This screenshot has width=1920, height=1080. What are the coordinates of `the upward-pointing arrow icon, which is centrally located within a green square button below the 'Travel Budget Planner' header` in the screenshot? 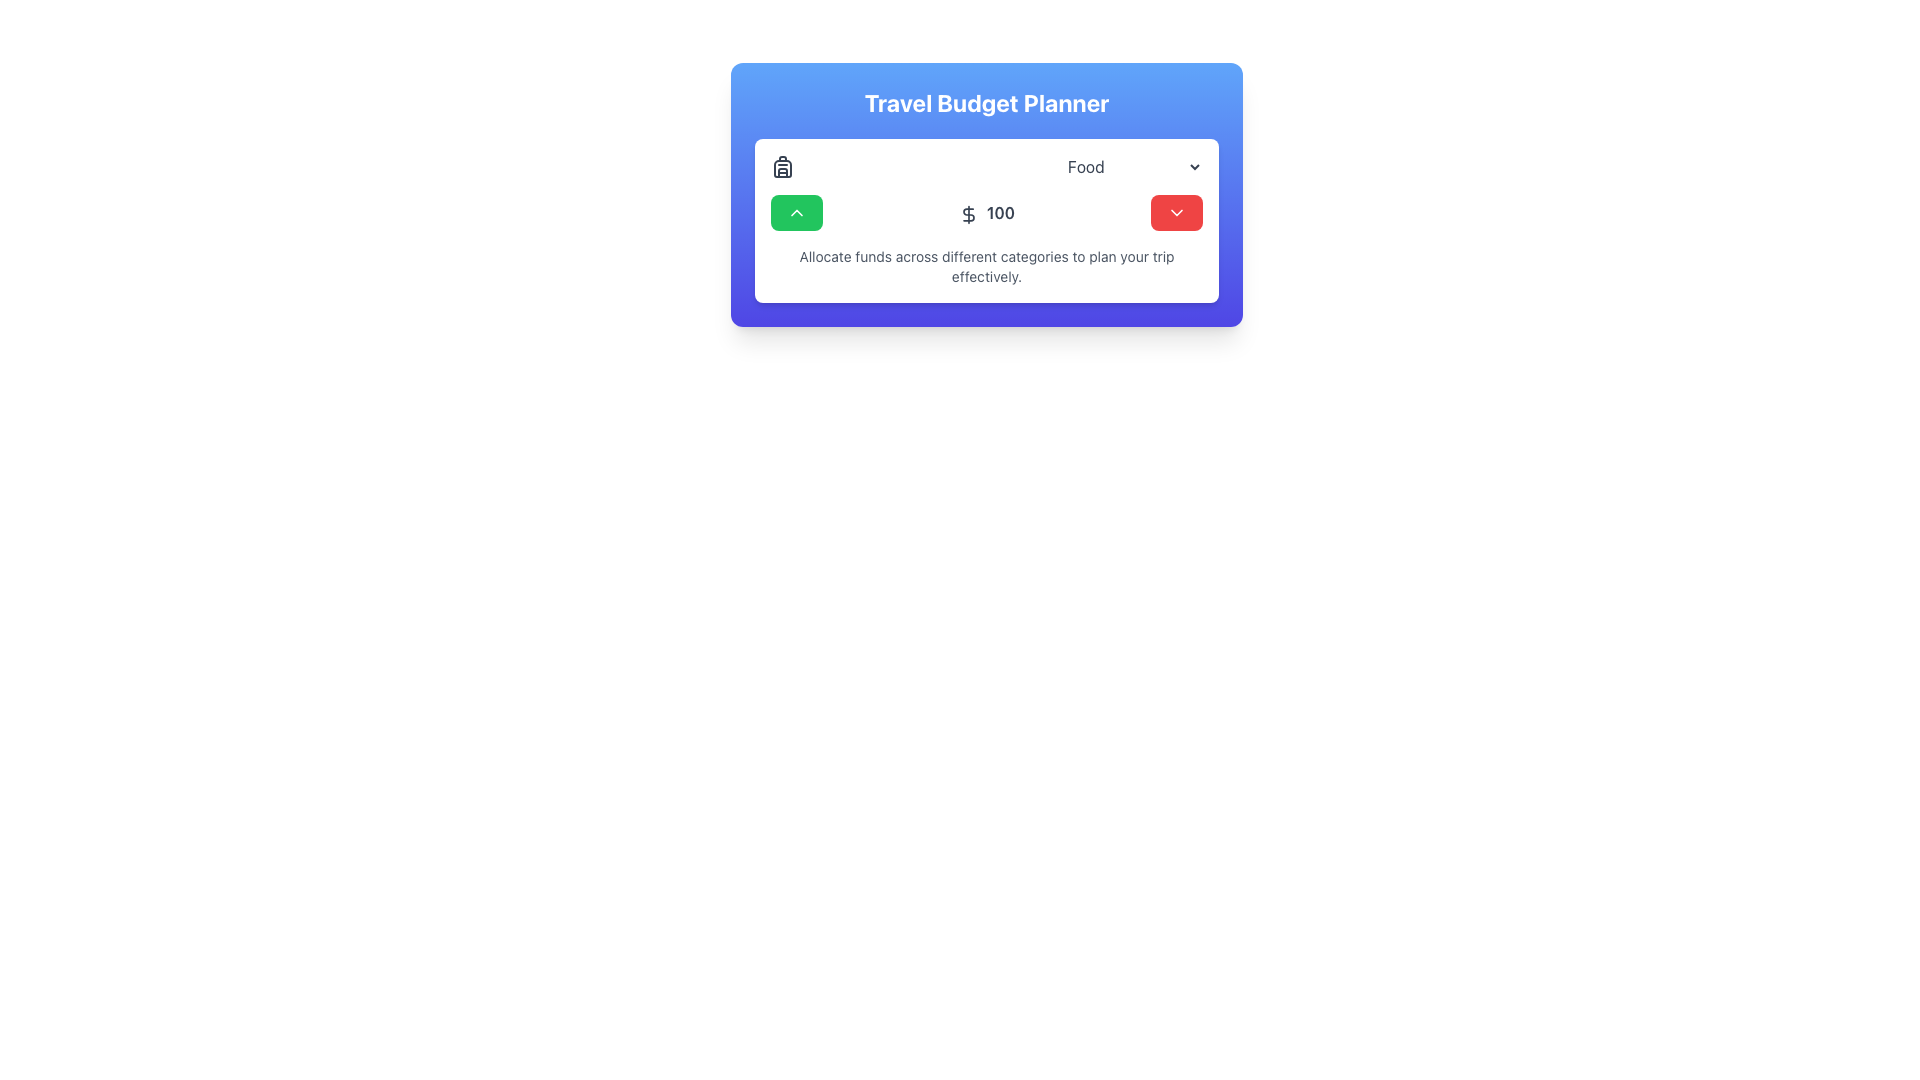 It's located at (795, 212).